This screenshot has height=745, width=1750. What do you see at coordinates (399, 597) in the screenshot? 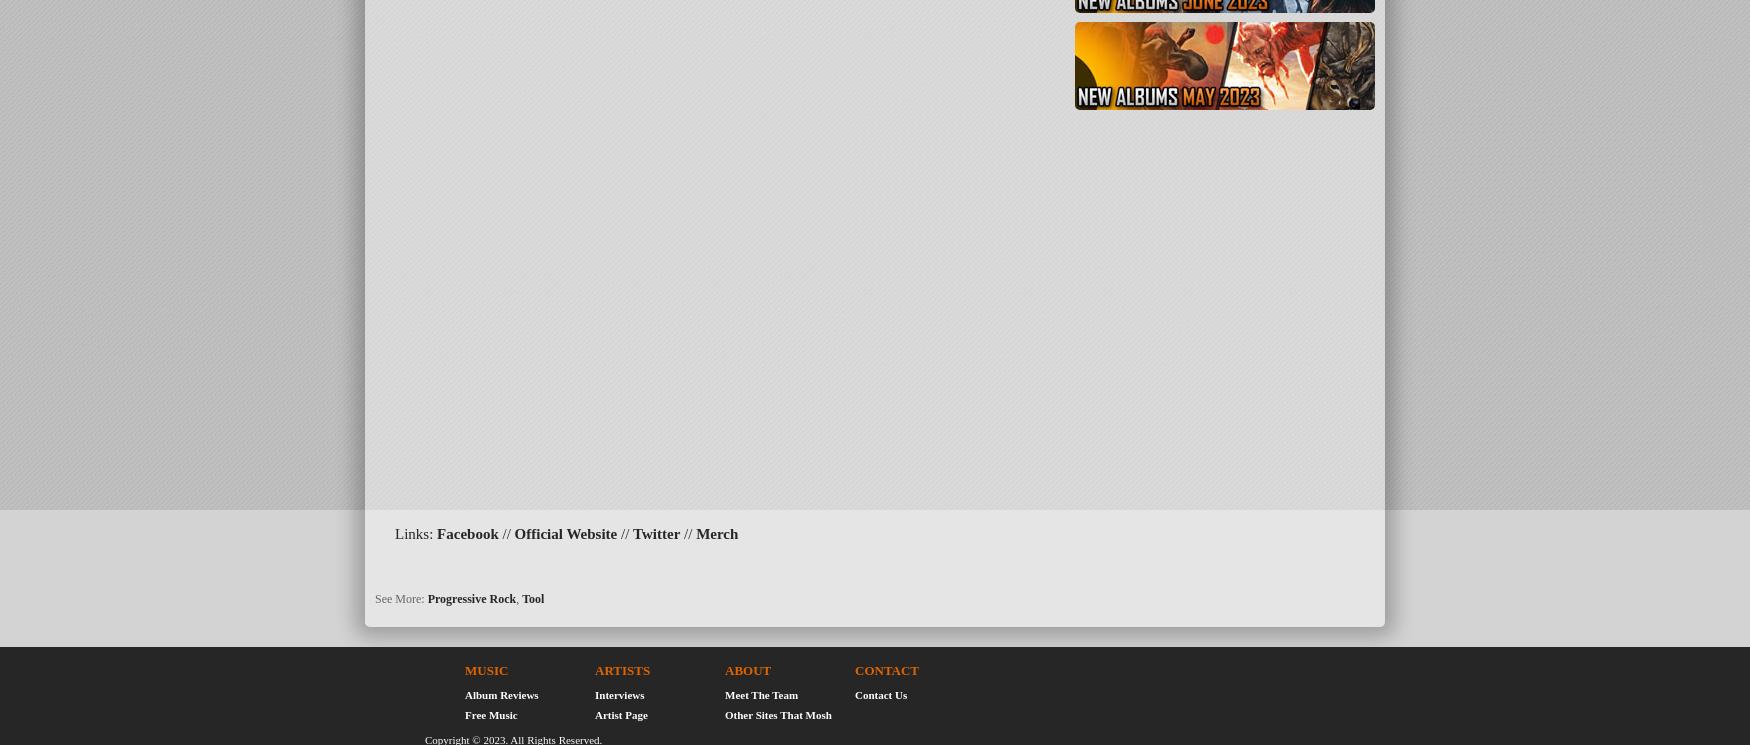
I see `'See More:'` at bounding box center [399, 597].